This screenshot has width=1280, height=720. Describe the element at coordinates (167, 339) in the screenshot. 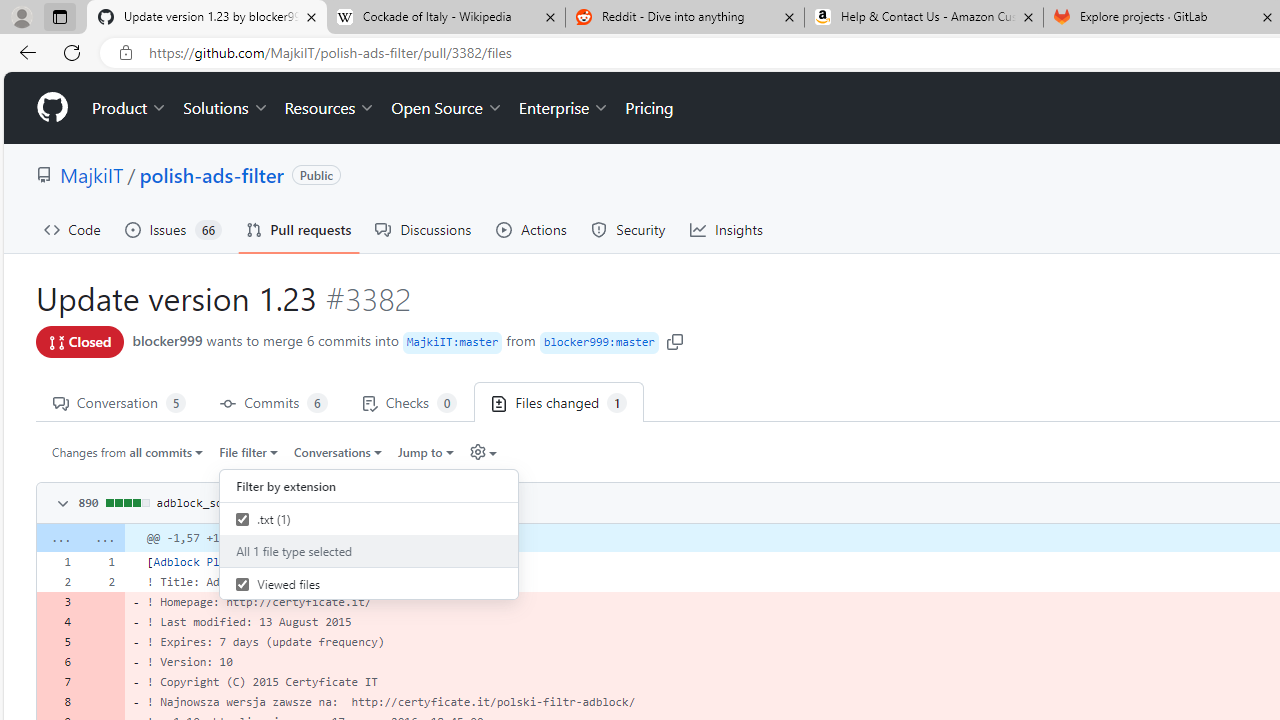

I see `'blocker999'` at that location.